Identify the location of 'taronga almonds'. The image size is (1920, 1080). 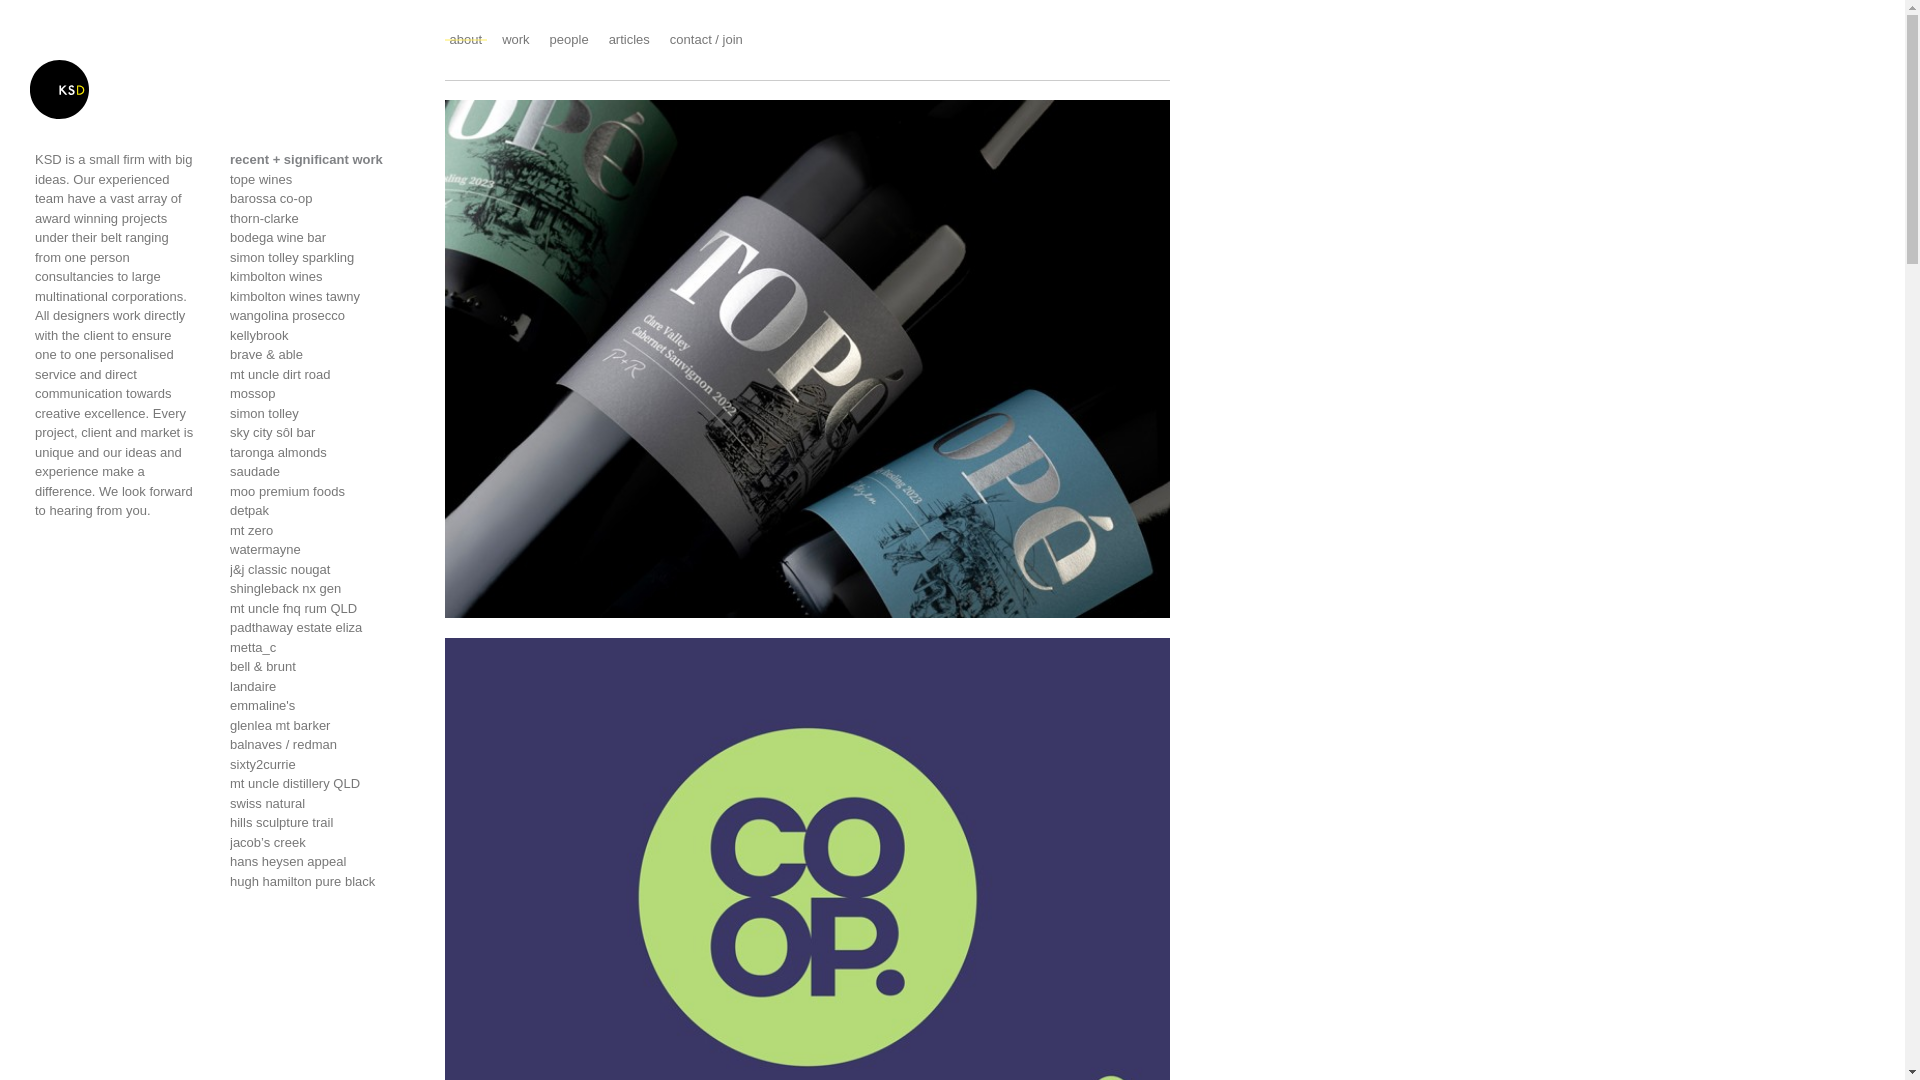
(320, 451).